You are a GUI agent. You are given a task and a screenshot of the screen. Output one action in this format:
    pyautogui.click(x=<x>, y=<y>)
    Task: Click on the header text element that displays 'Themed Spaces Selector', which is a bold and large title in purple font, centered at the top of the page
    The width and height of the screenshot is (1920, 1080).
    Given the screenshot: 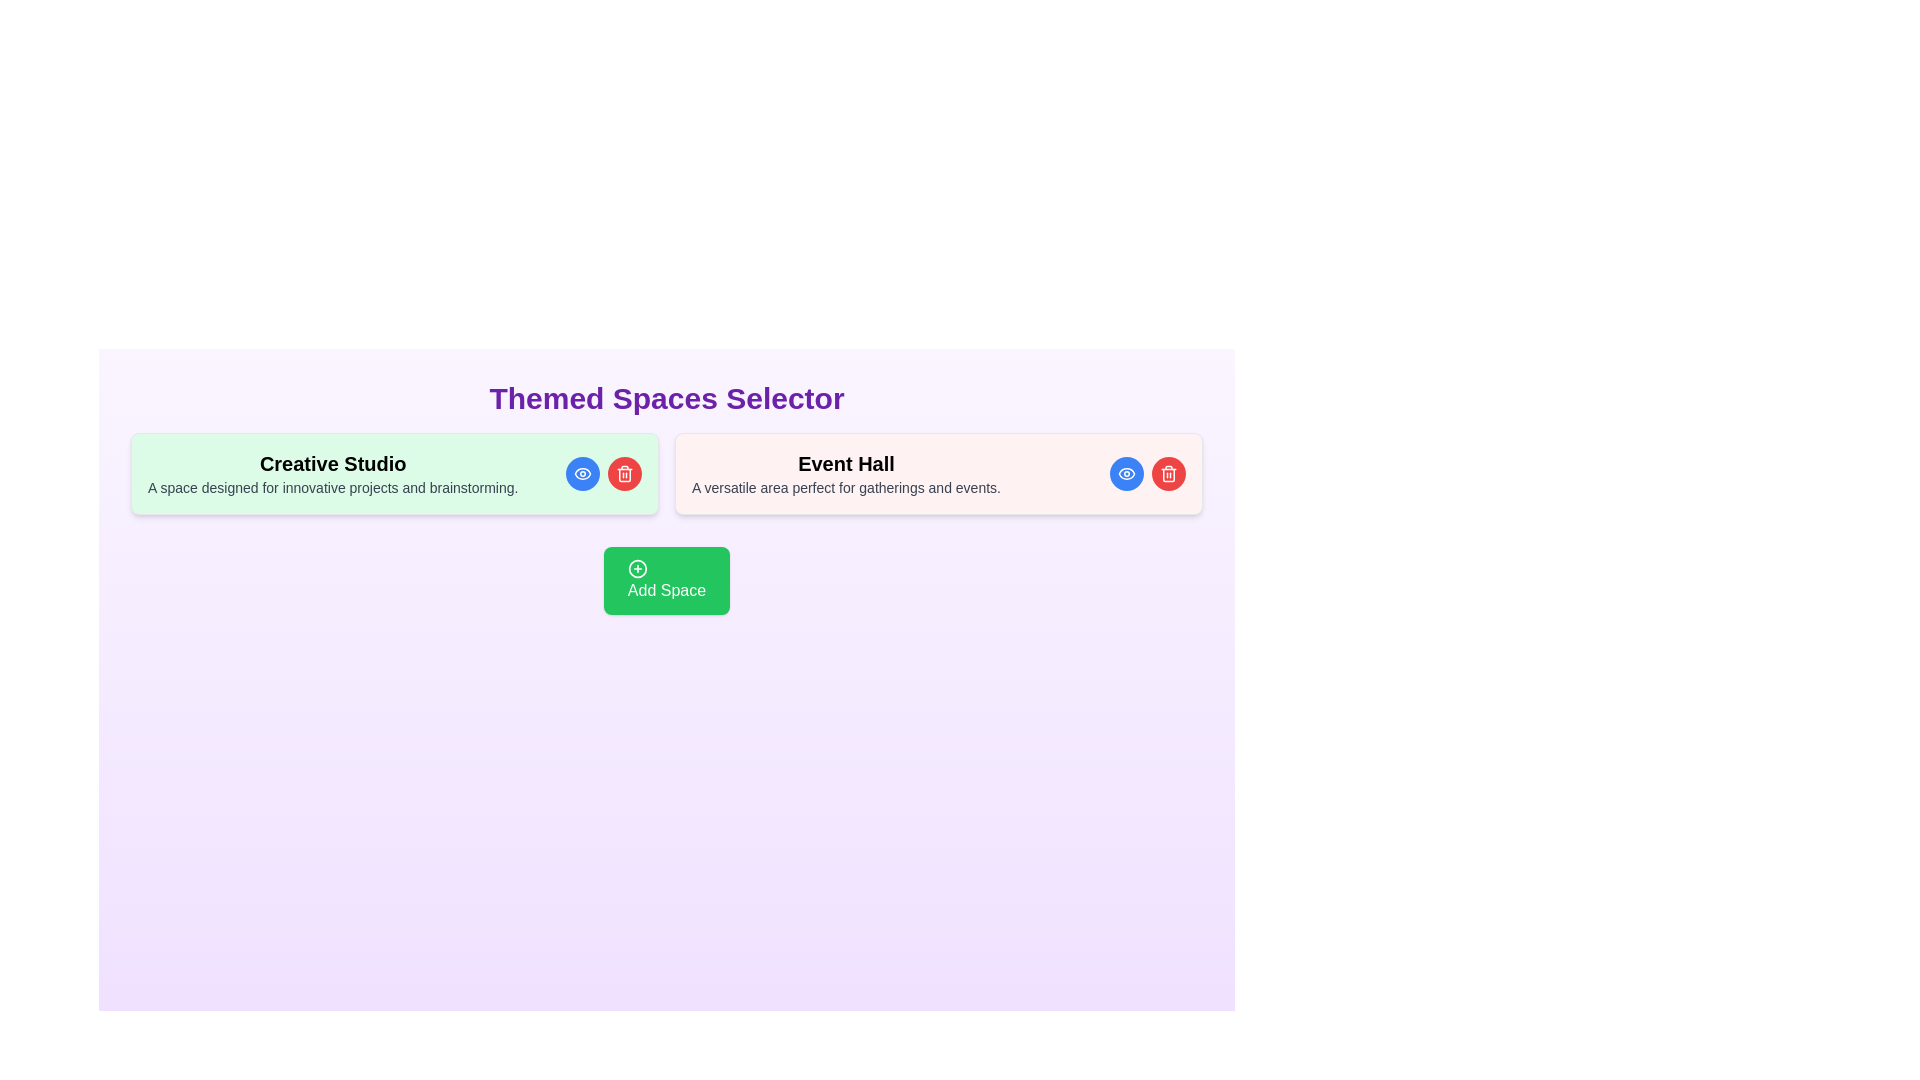 What is the action you would take?
    pyautogui.click(x=667, y=398)
    